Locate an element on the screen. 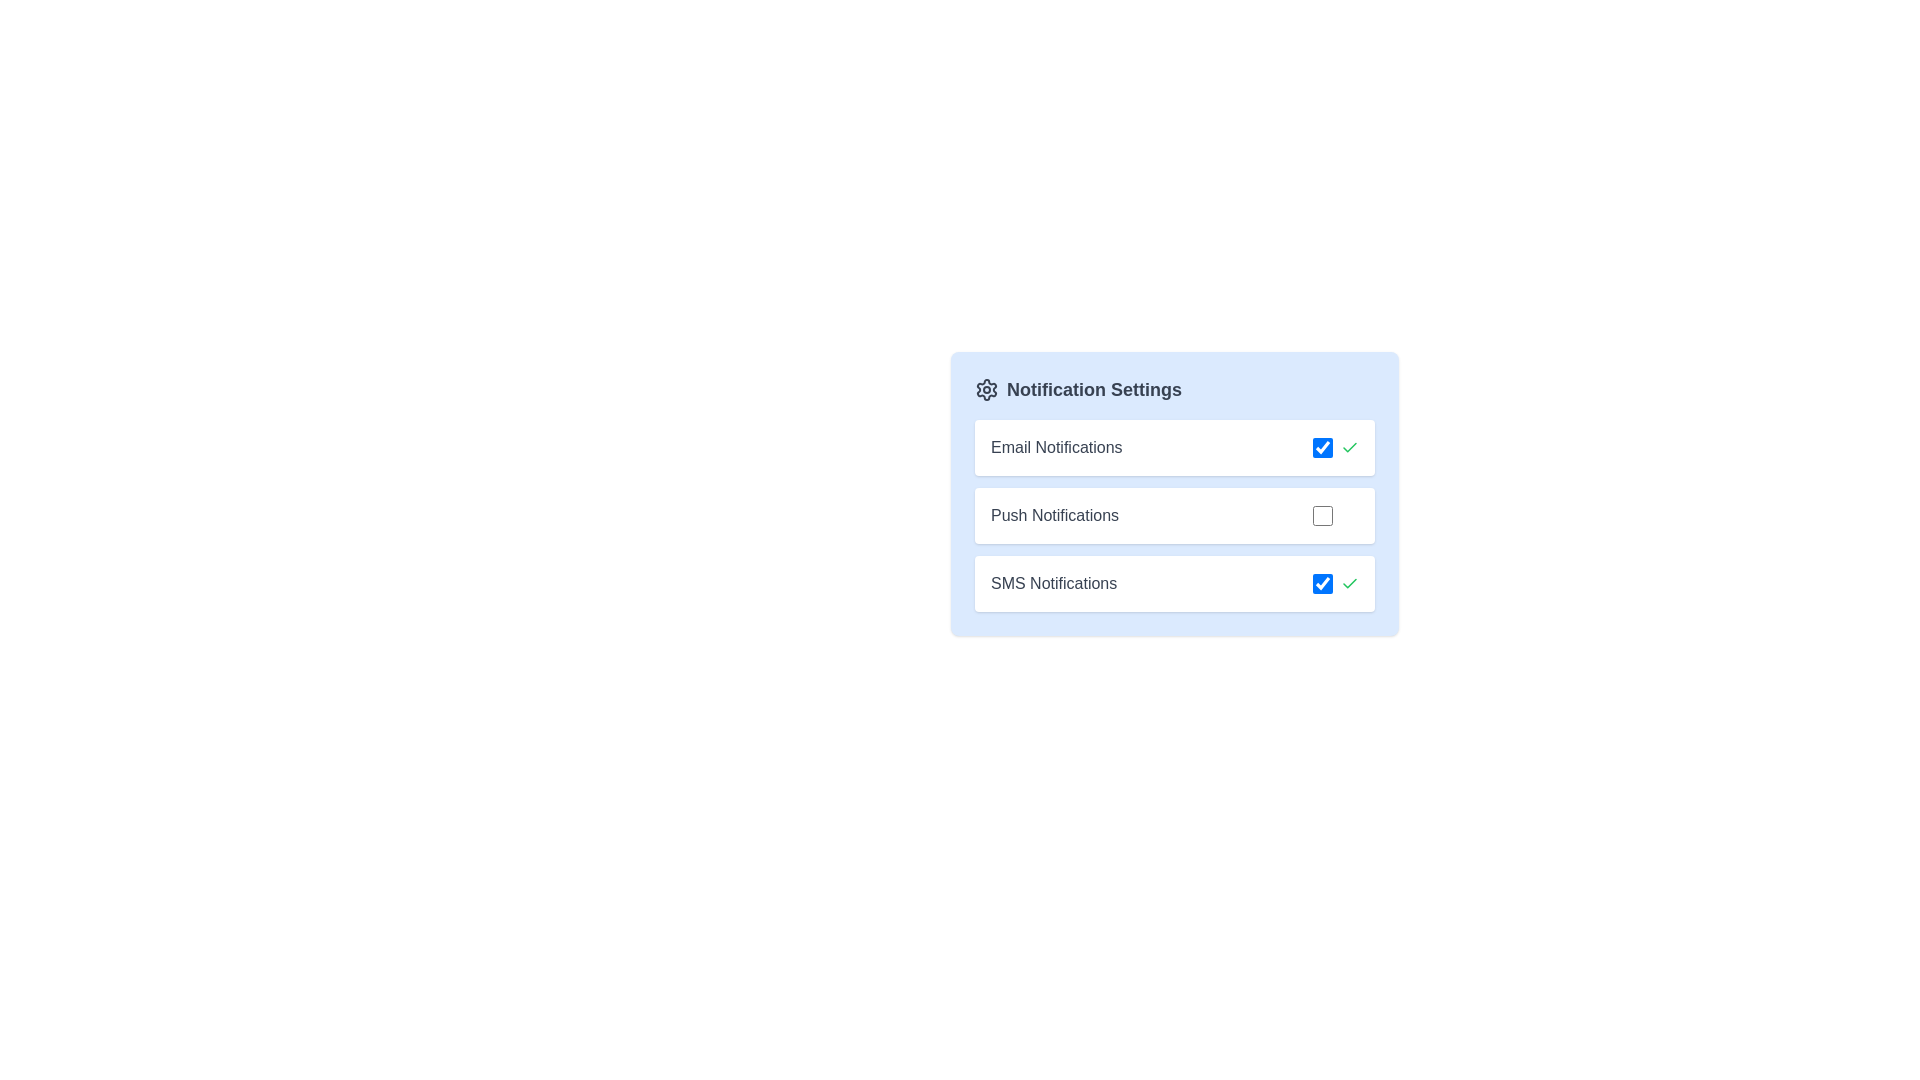 The image size is (1920, 1080). the icon that indicates the activation or confirmation for the 'SMS Notifications' option, located immediately to the right of the checkbox in the third row of the notification settings section is located at coordinates (1349, 583).